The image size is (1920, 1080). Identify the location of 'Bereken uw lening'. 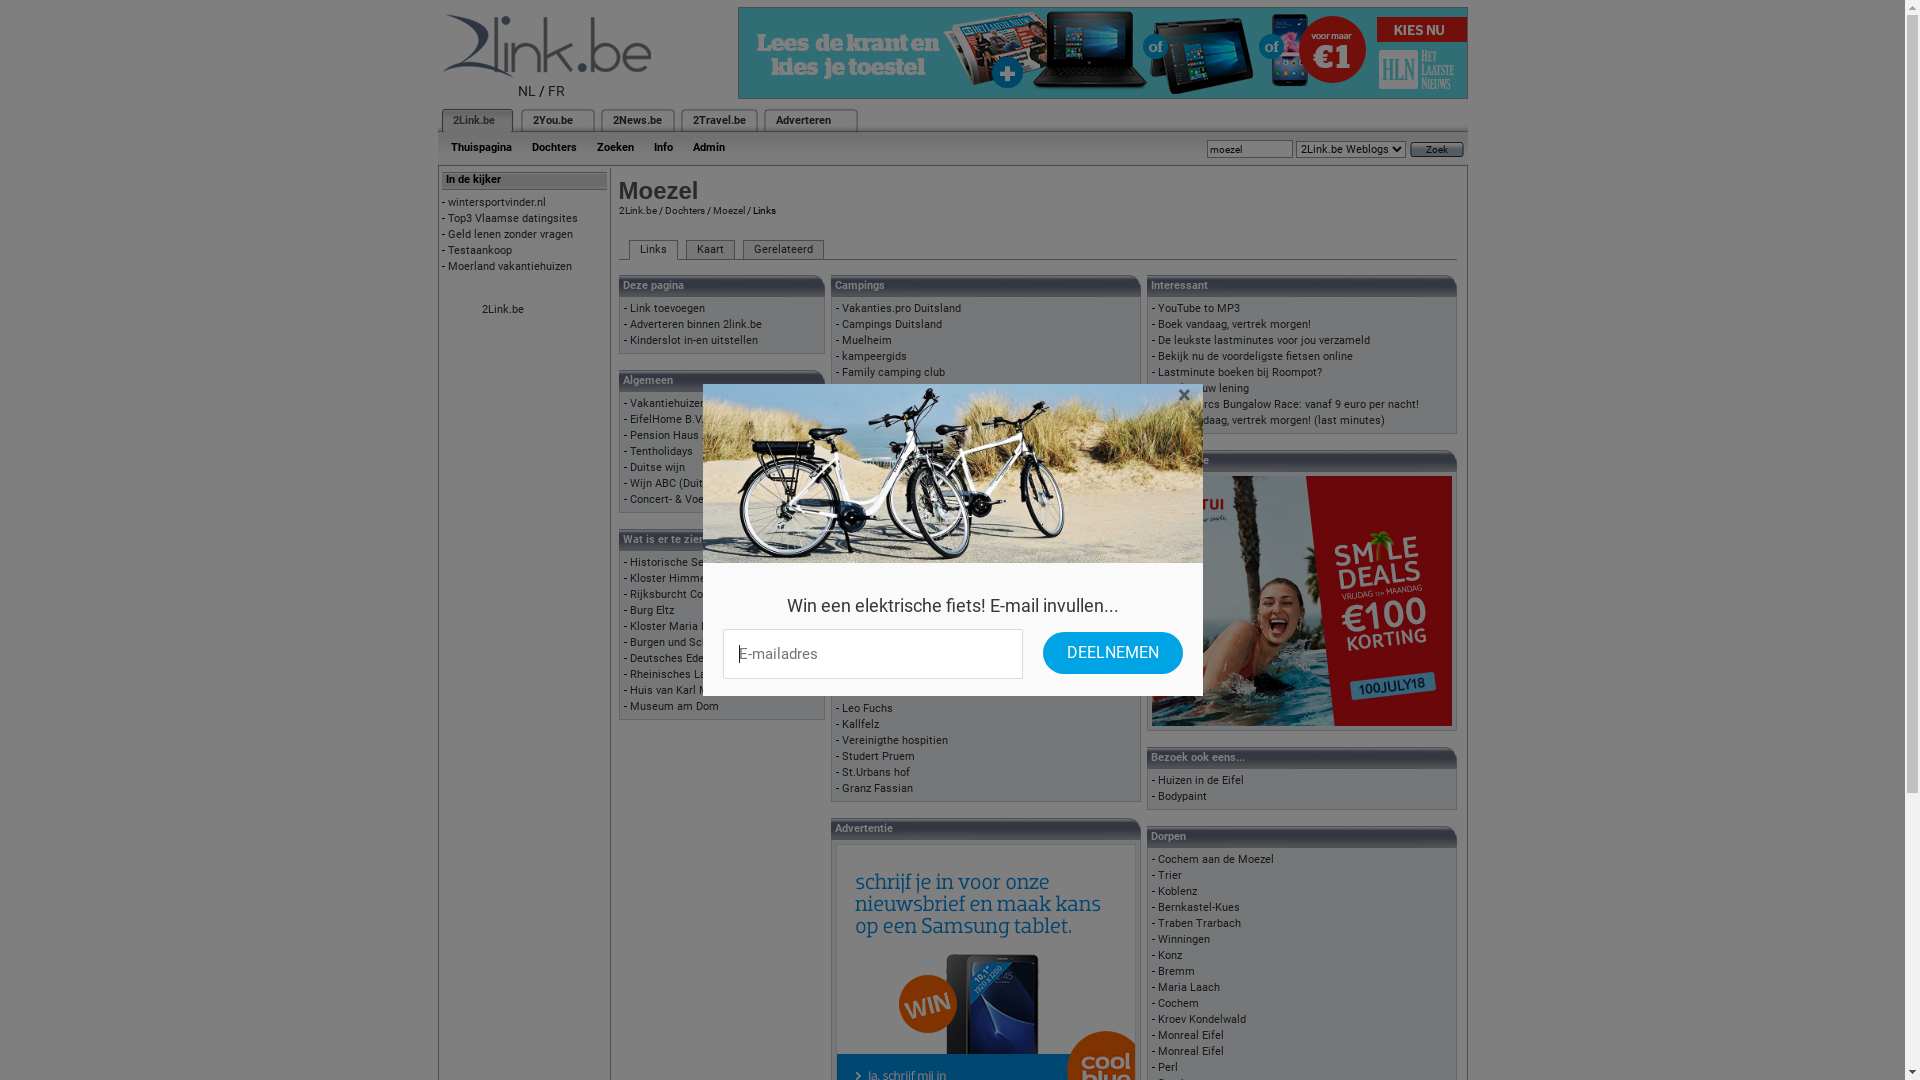
(1202, 388).